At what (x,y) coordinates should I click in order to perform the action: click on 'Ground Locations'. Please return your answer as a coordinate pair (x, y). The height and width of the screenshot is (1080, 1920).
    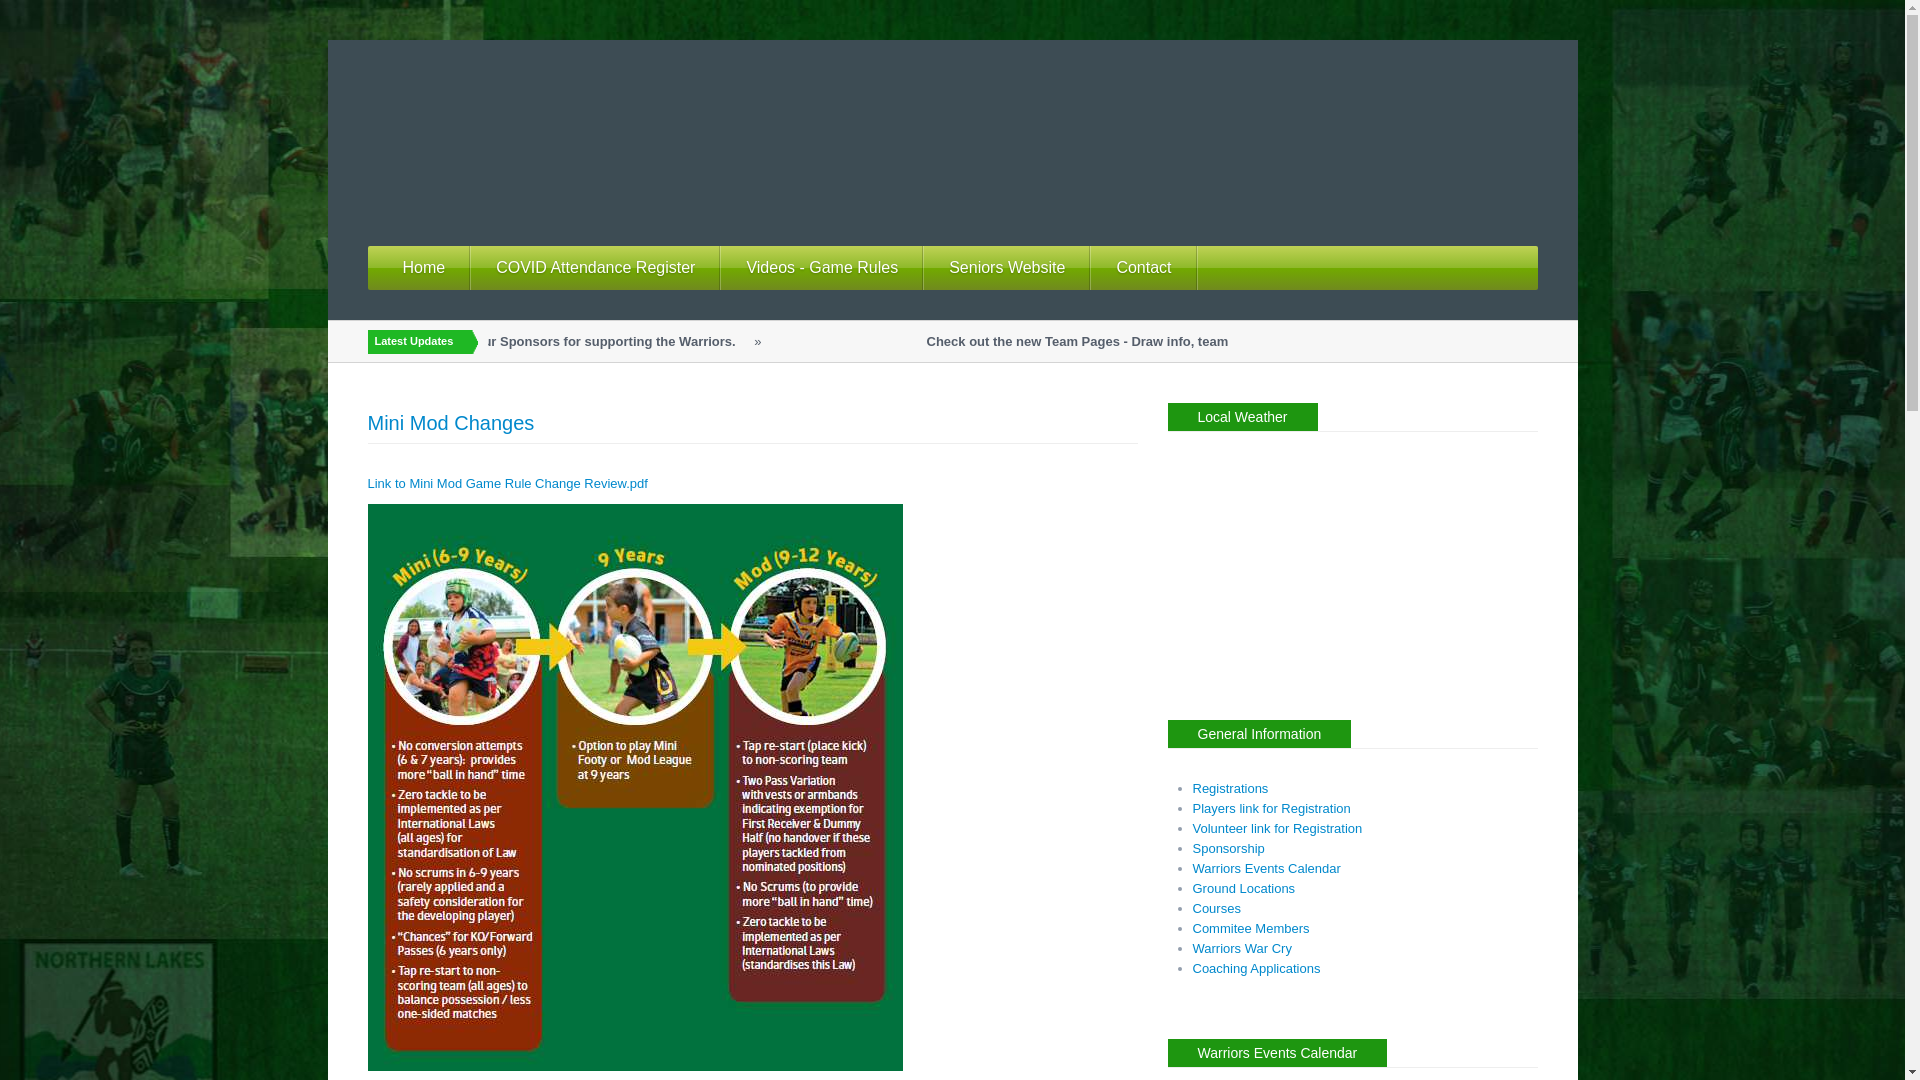
    Looking at the image, I should click on (1242, 887).